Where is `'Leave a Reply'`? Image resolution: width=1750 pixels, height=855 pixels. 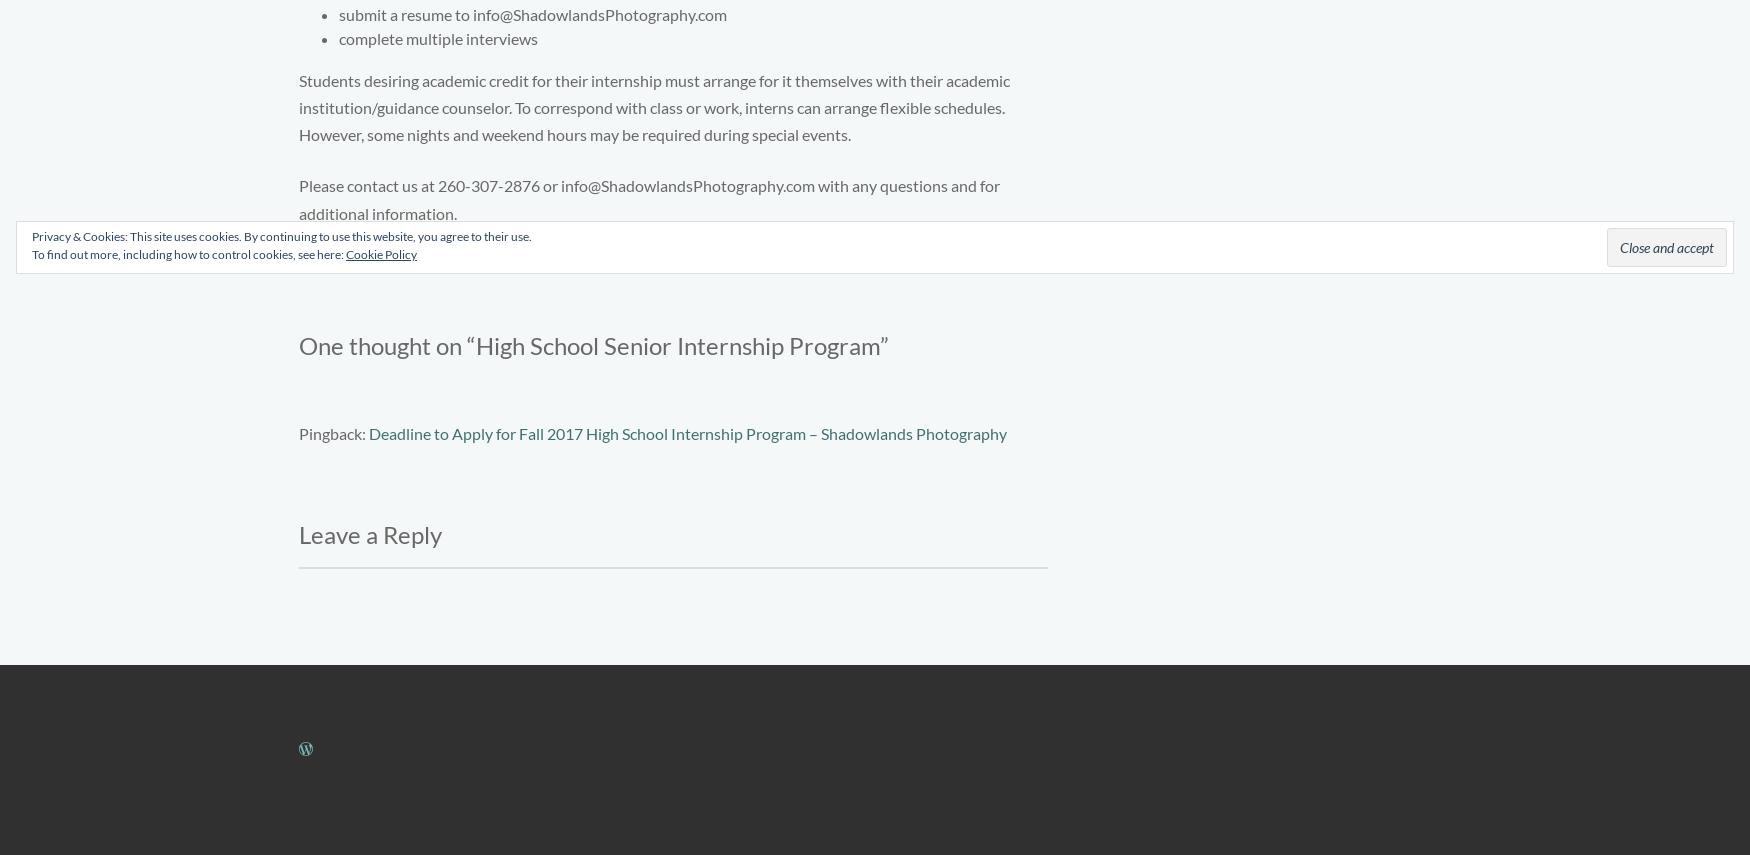 'Leave a Reply' is located at coordinates (370, 534).